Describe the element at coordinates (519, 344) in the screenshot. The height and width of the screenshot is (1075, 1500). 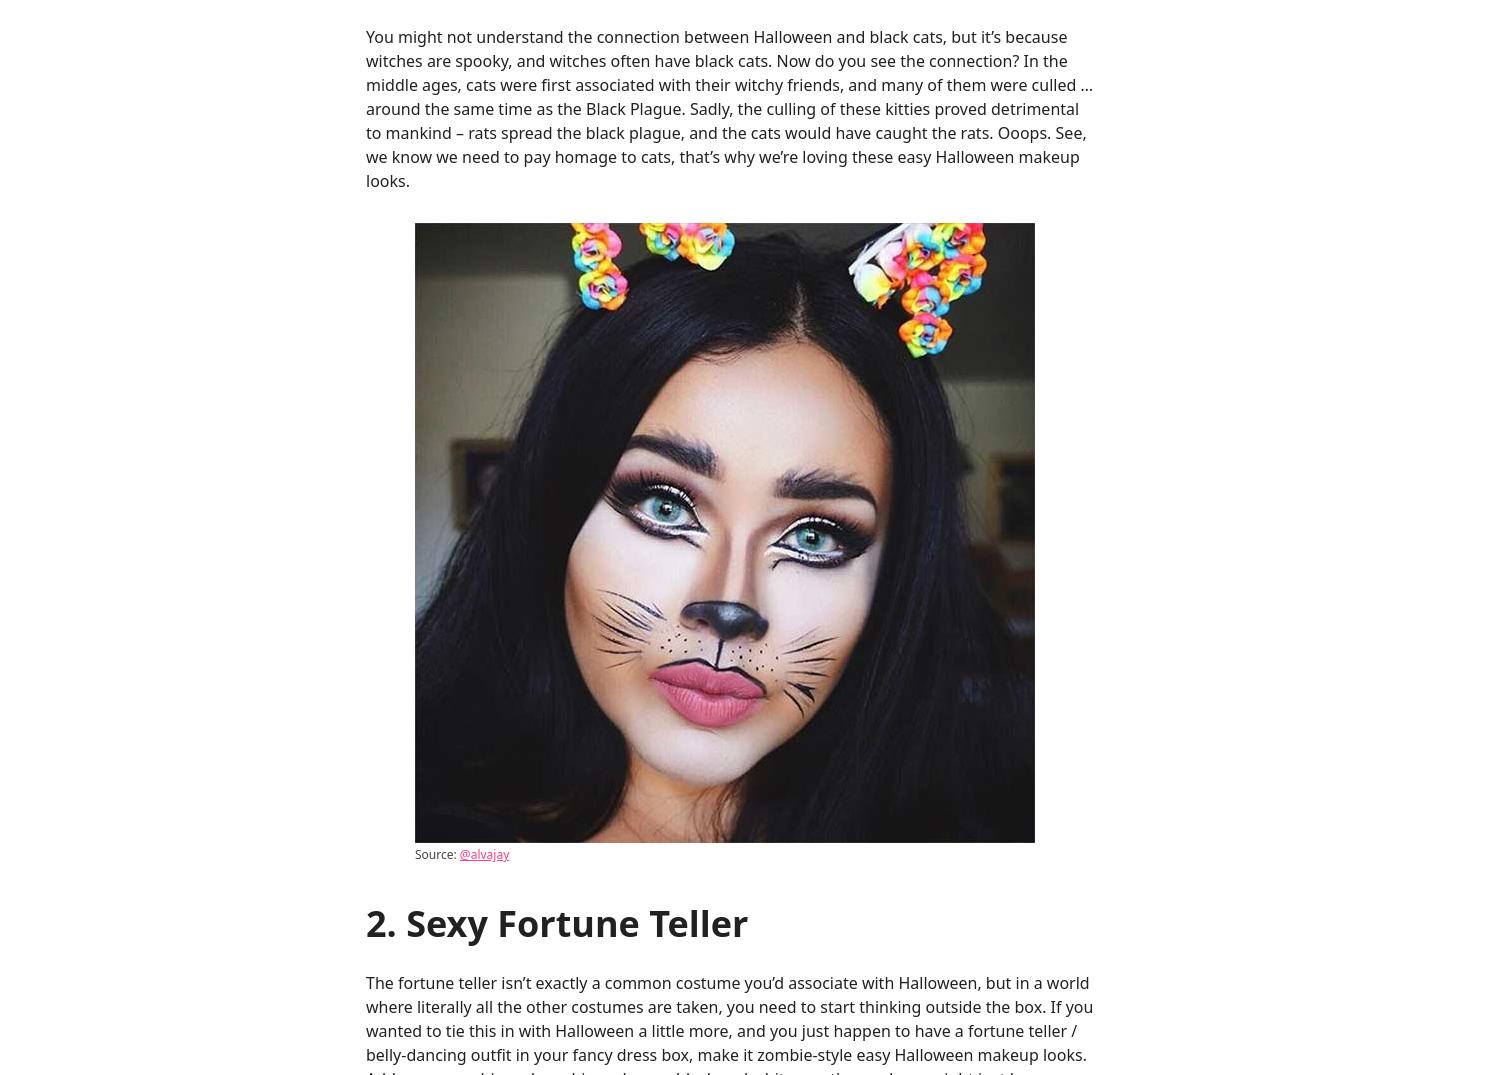
I see `'Your email address will not be published.'` at that location.